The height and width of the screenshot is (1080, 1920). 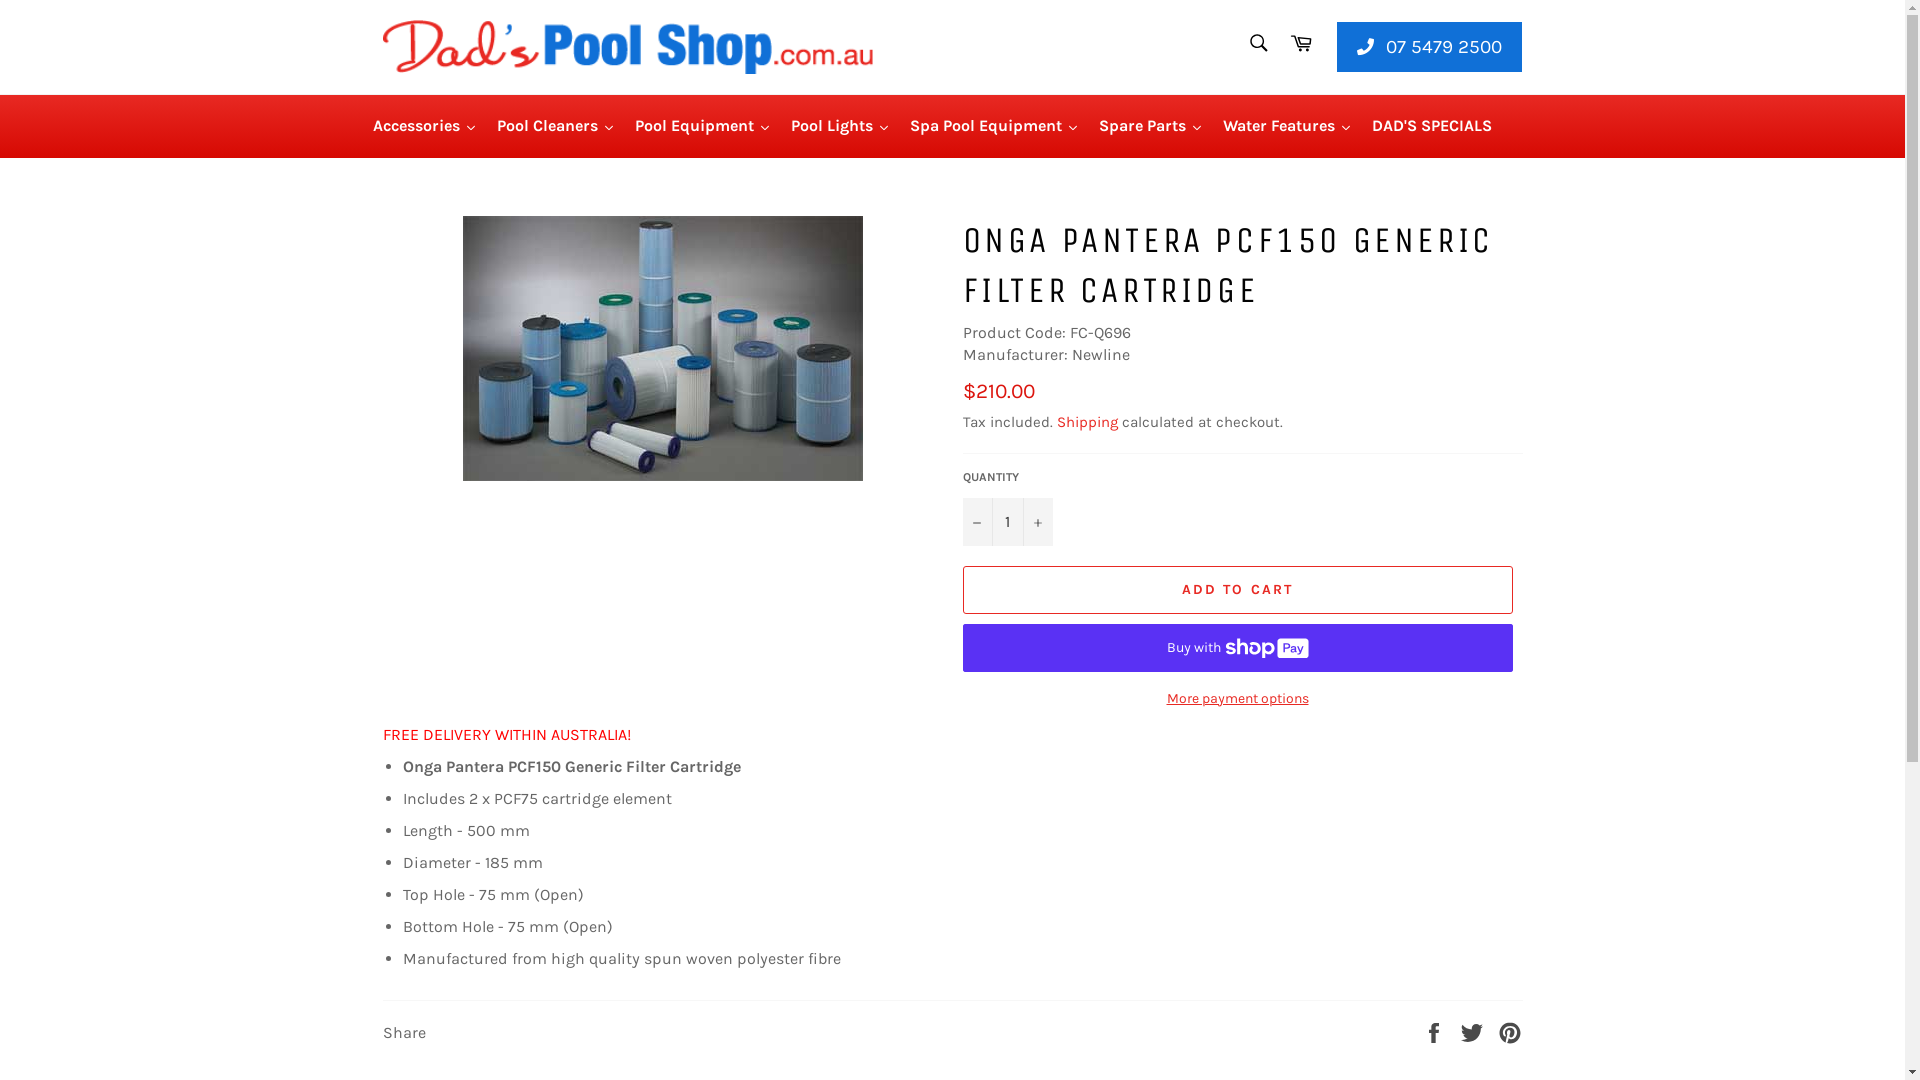 I want to click on '07 5479 2500', so click(x=1428, y=45).